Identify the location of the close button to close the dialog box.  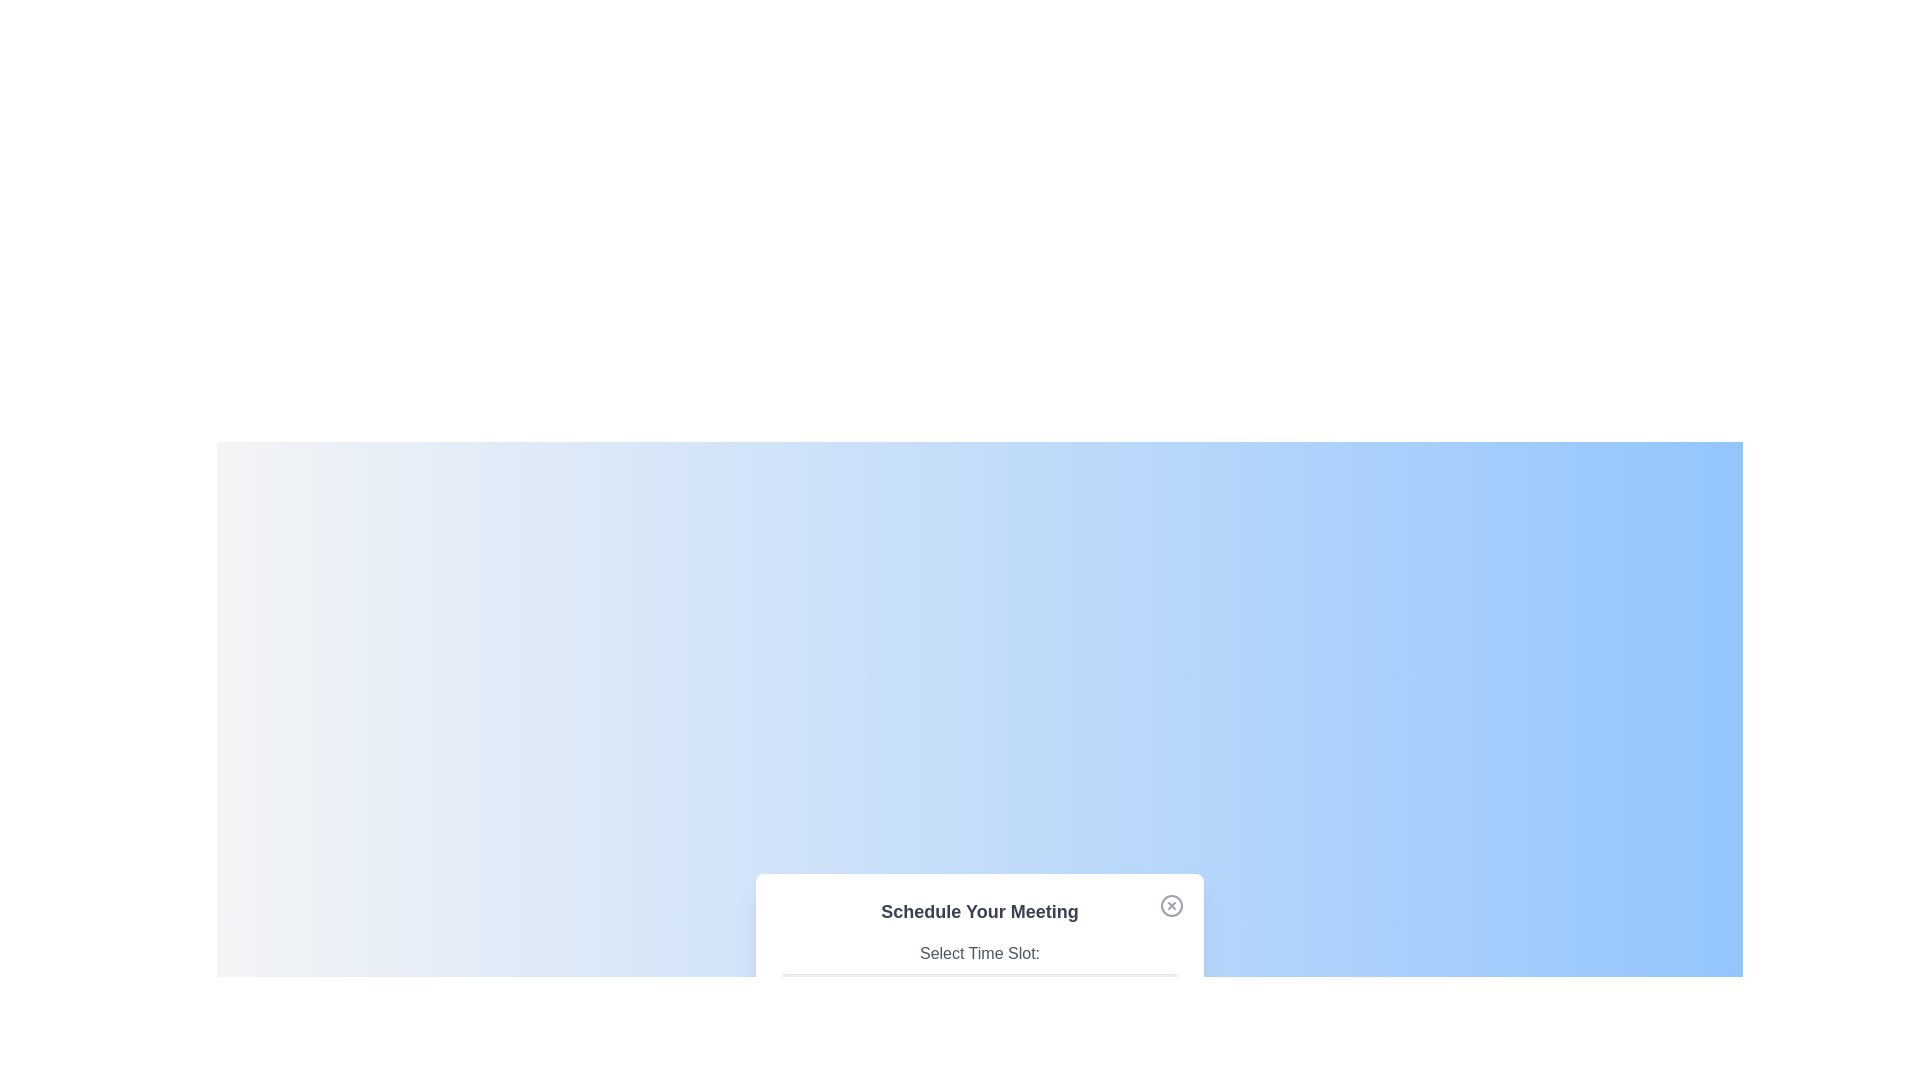
(1171, 905).